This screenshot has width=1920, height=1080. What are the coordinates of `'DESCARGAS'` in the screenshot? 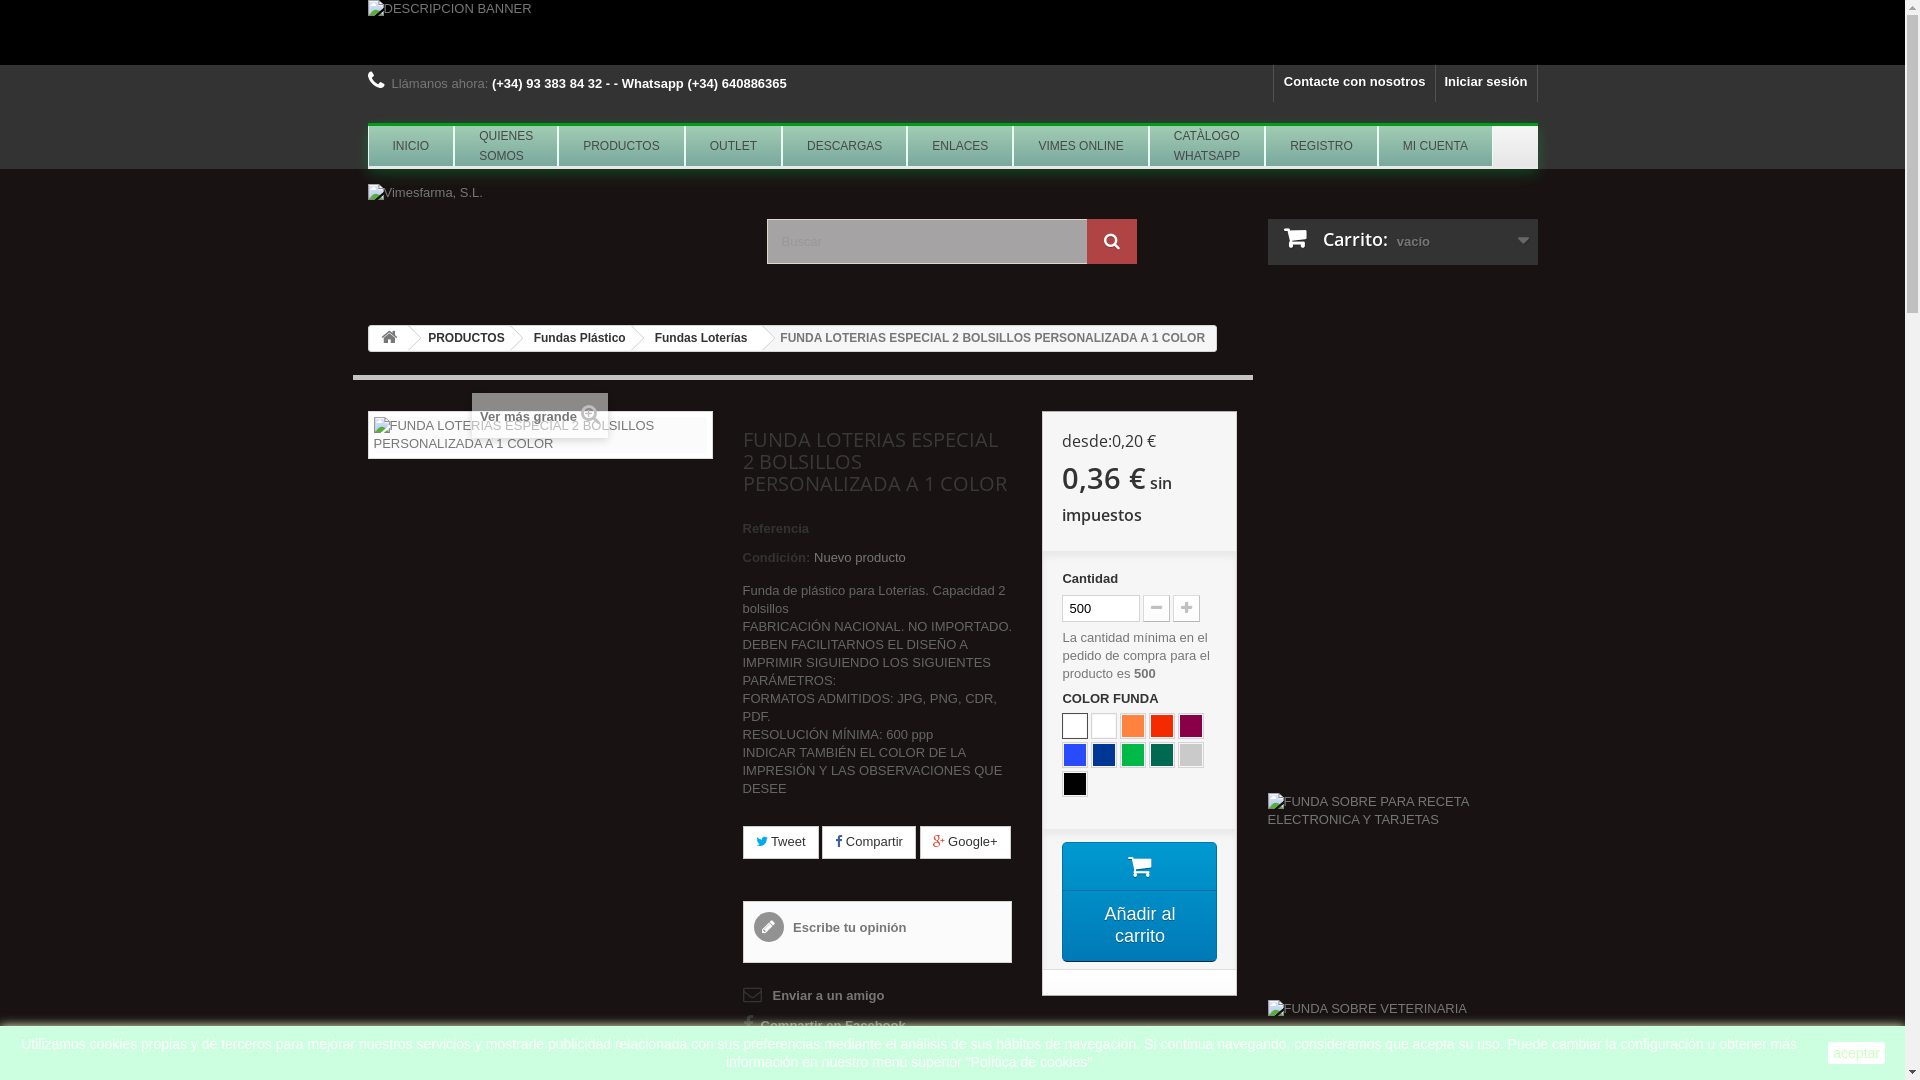 It's located at (844, 145).